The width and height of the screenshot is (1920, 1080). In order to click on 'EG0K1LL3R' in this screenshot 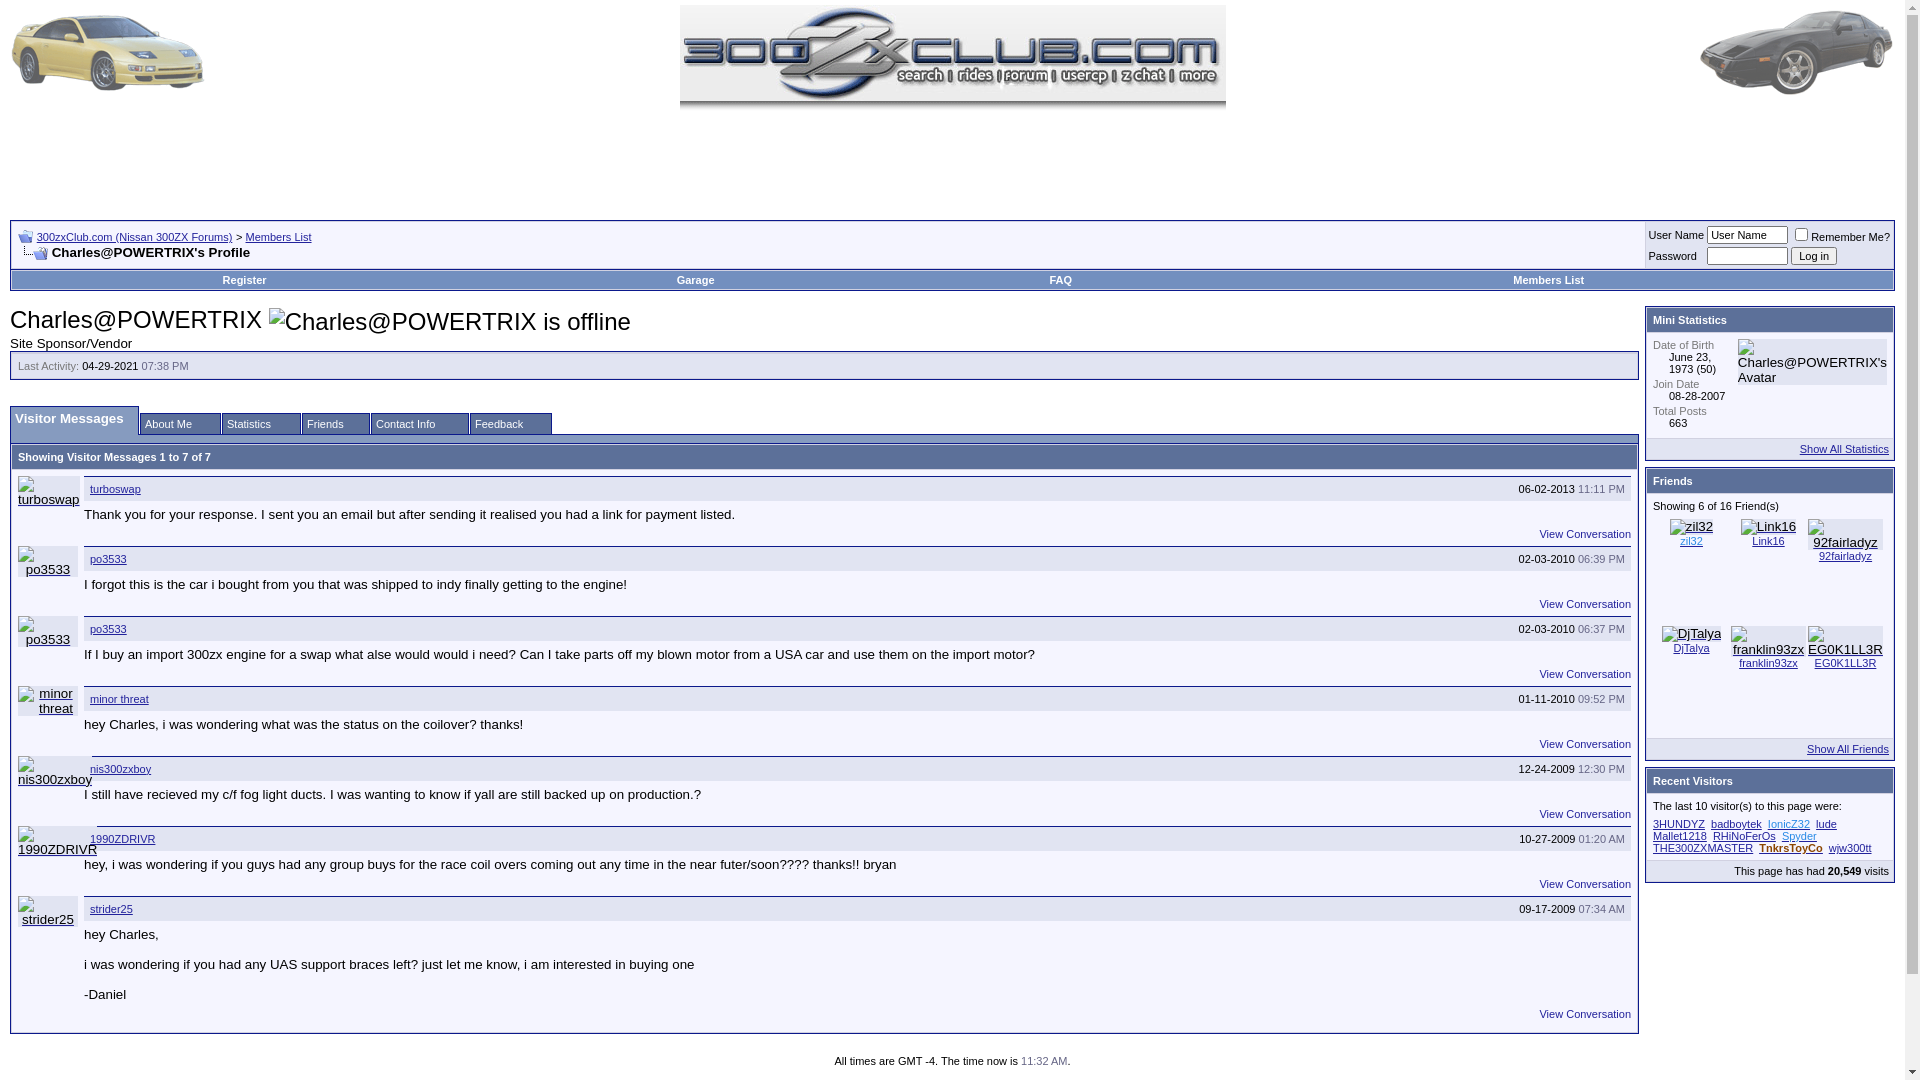, I will do `click(1808, 641)`.